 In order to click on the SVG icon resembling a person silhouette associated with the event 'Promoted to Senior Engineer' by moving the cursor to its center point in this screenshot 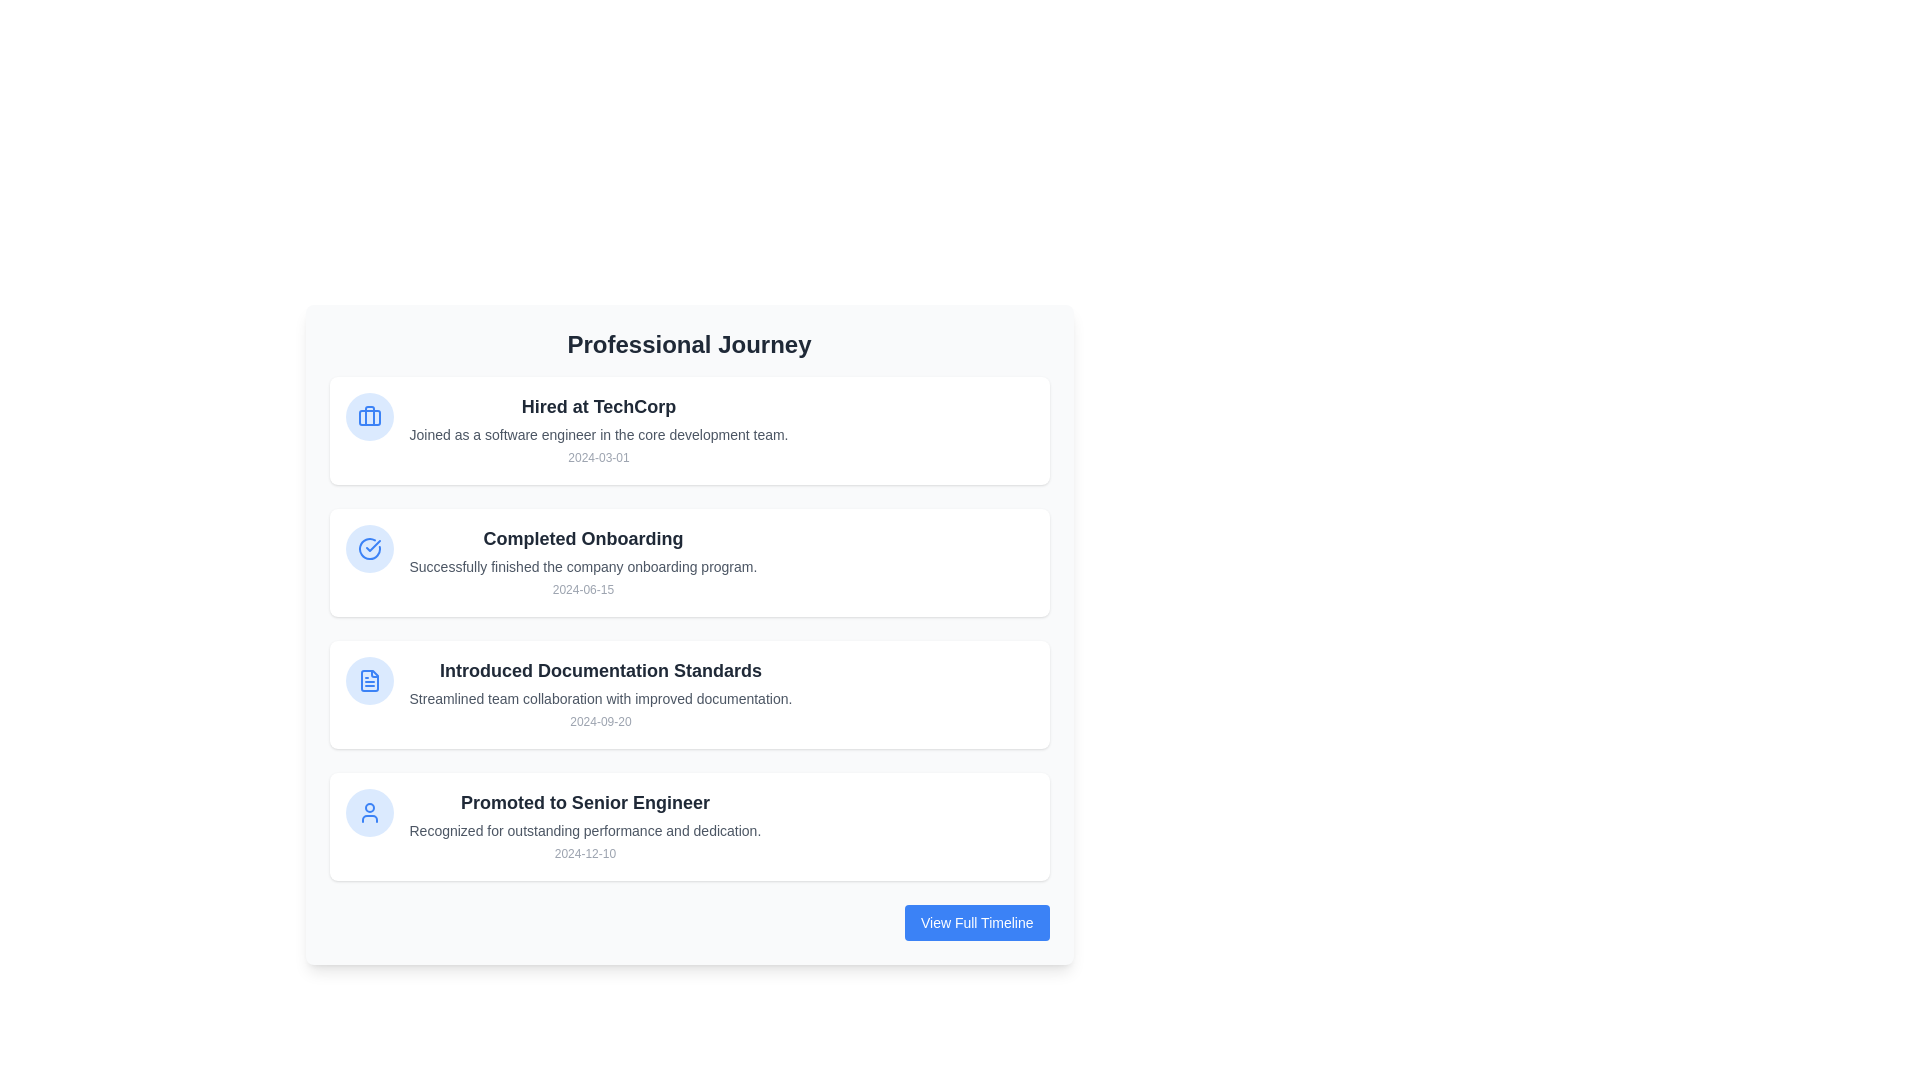, I will do `click(369, 813)`.